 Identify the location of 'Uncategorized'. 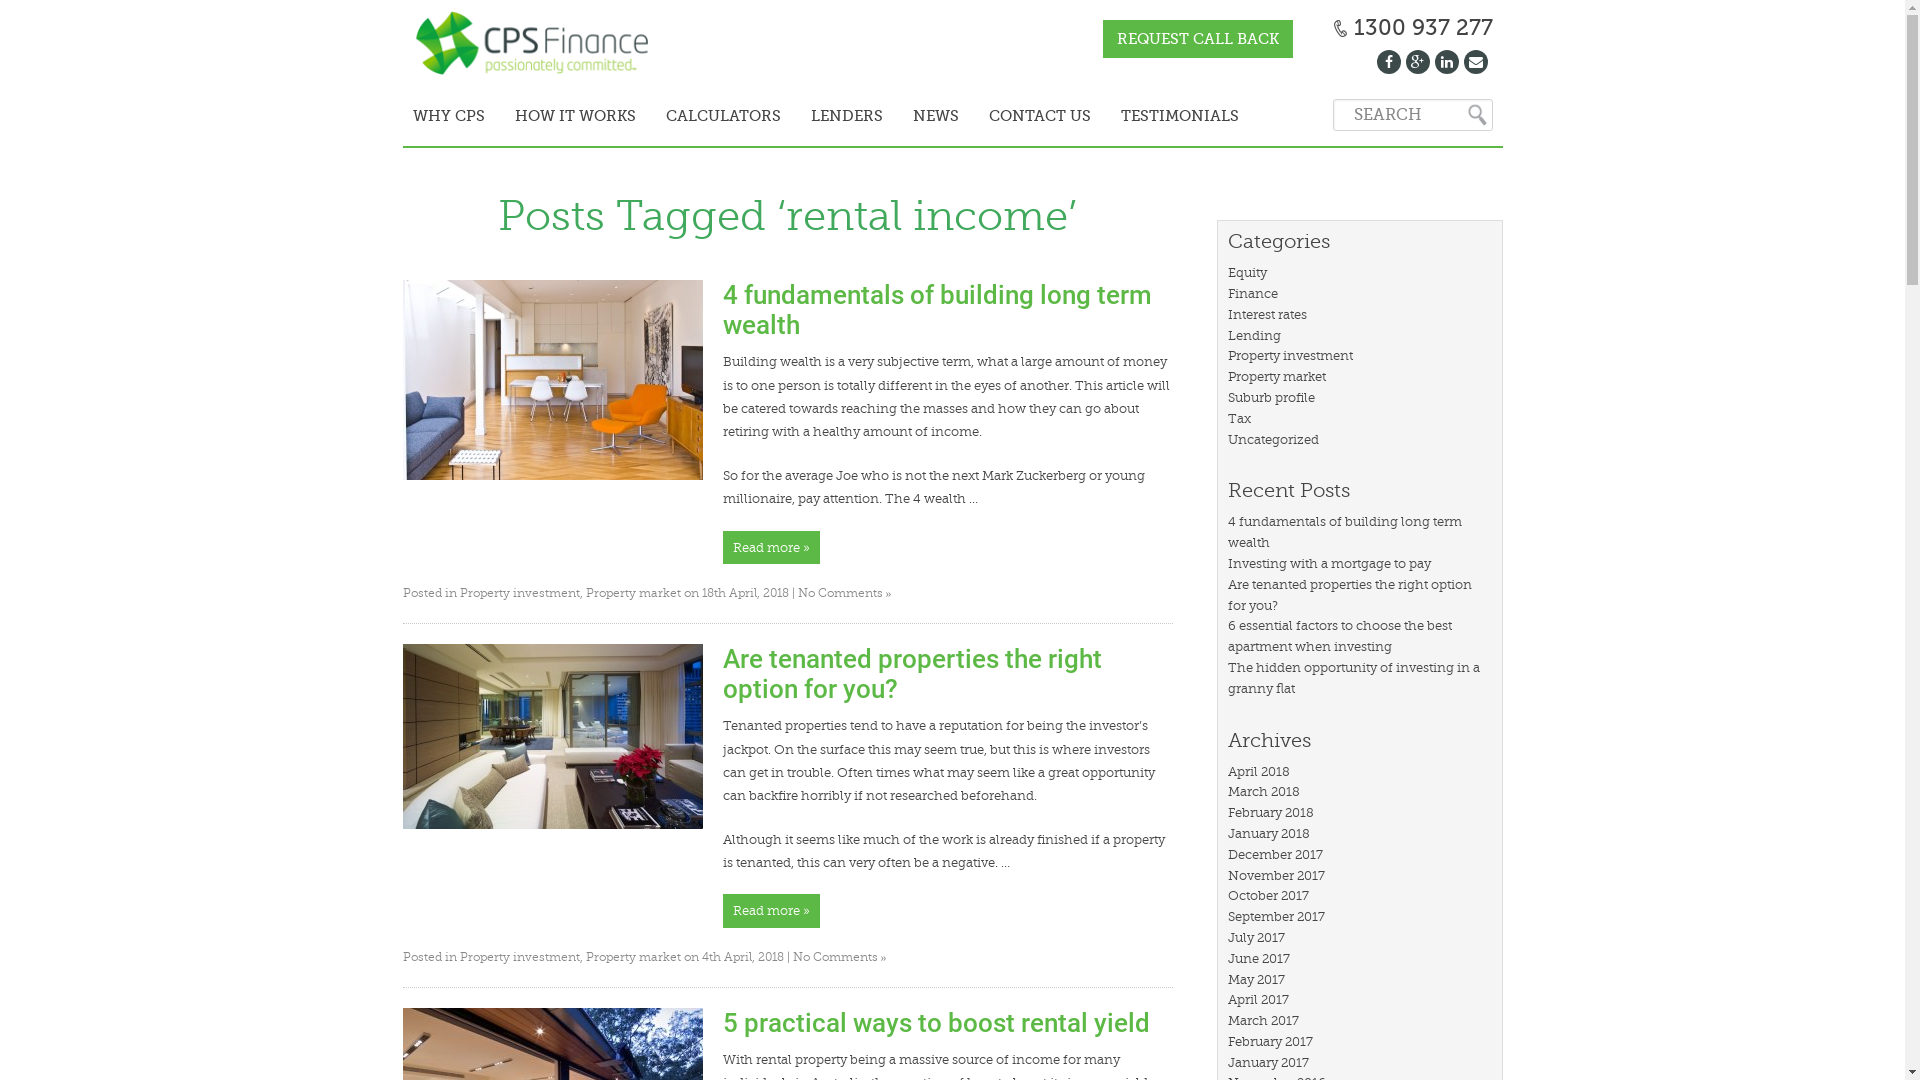
(1272, 438).